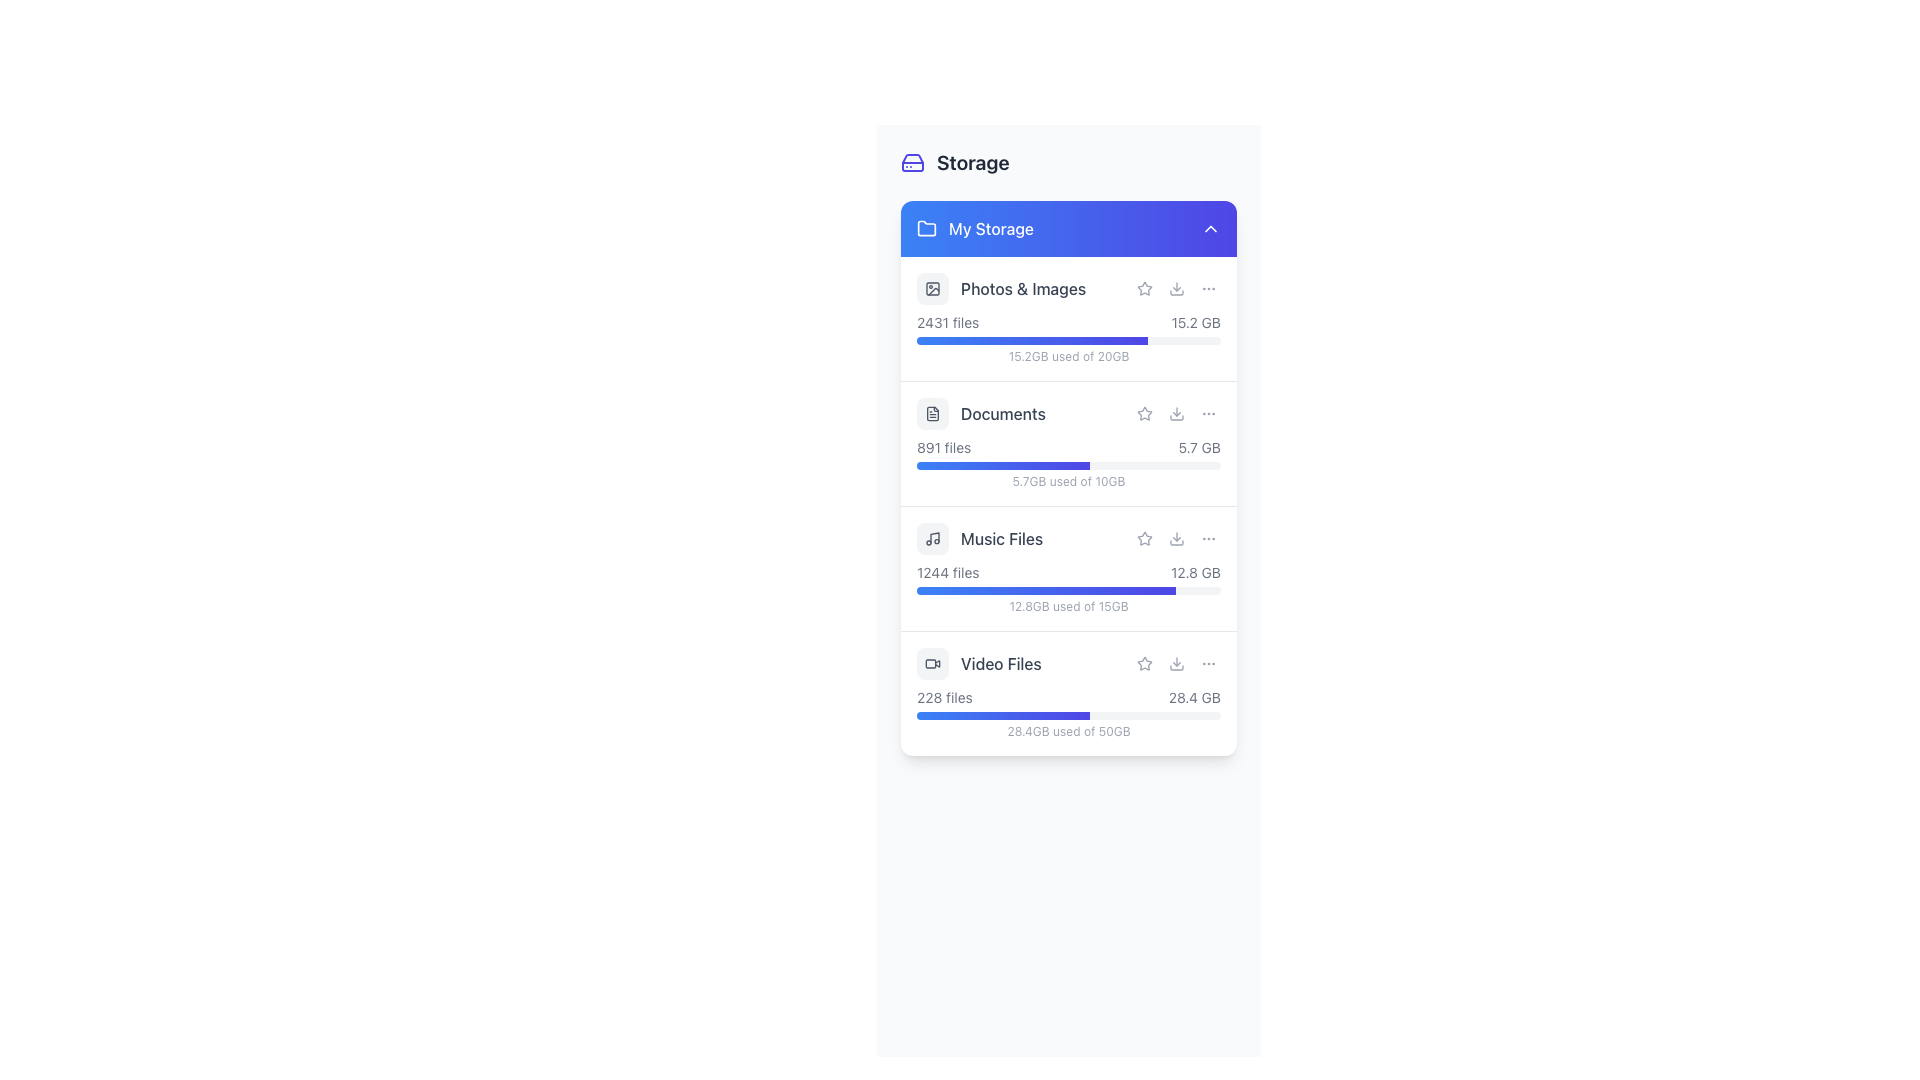 The width and height of the screenshot is (1920, 1080). What do you see at coordinates (1045, 589) in the screenshot?
I see `the progress bar that visually represents the storage capacity used by music files, located in the third section below '1244 files' and above '12.8GB used of 15GB'` at bounding box center [1045, 589].